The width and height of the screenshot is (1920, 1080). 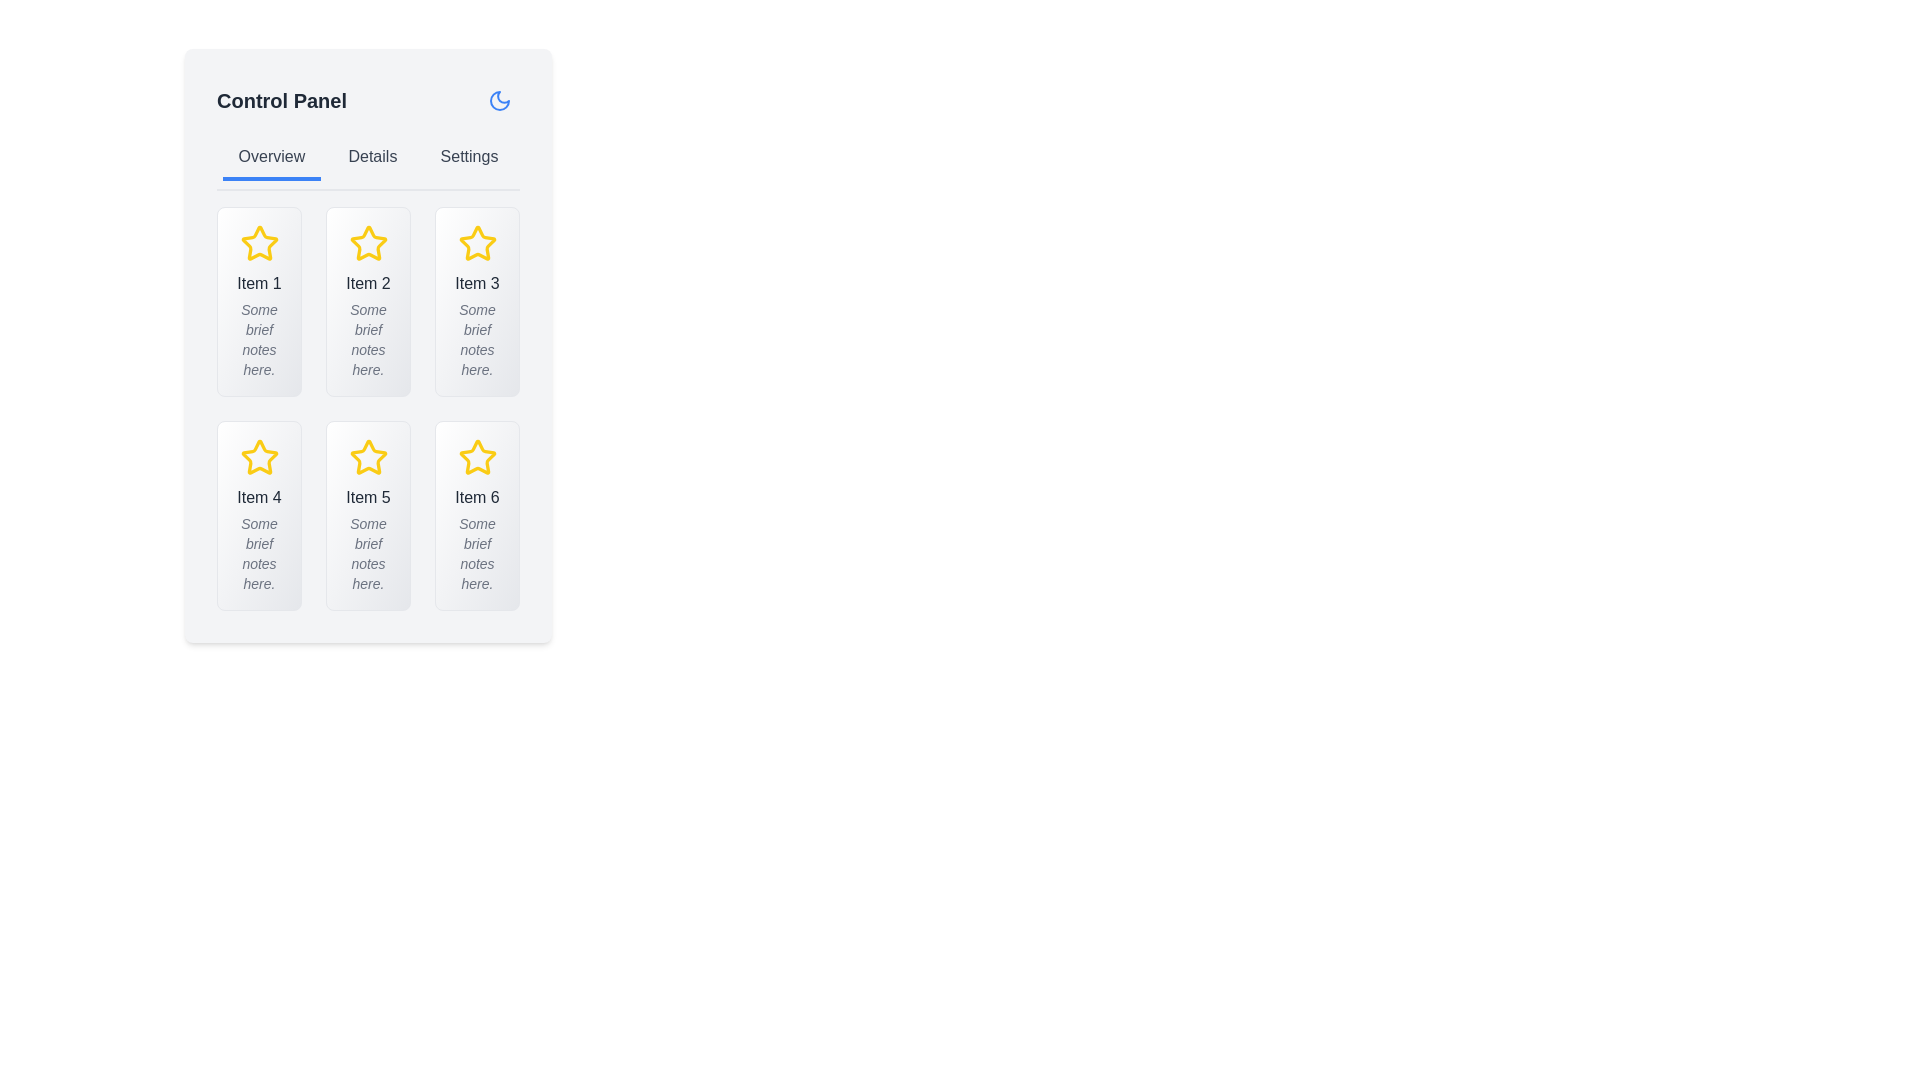 What do you see at coordinates (258, 458) in the screenshot?
I see `the star icon with a yellow outline, located above the text 'Item 4' in the second row, first column of the grid` at bounding box center [258, 458].